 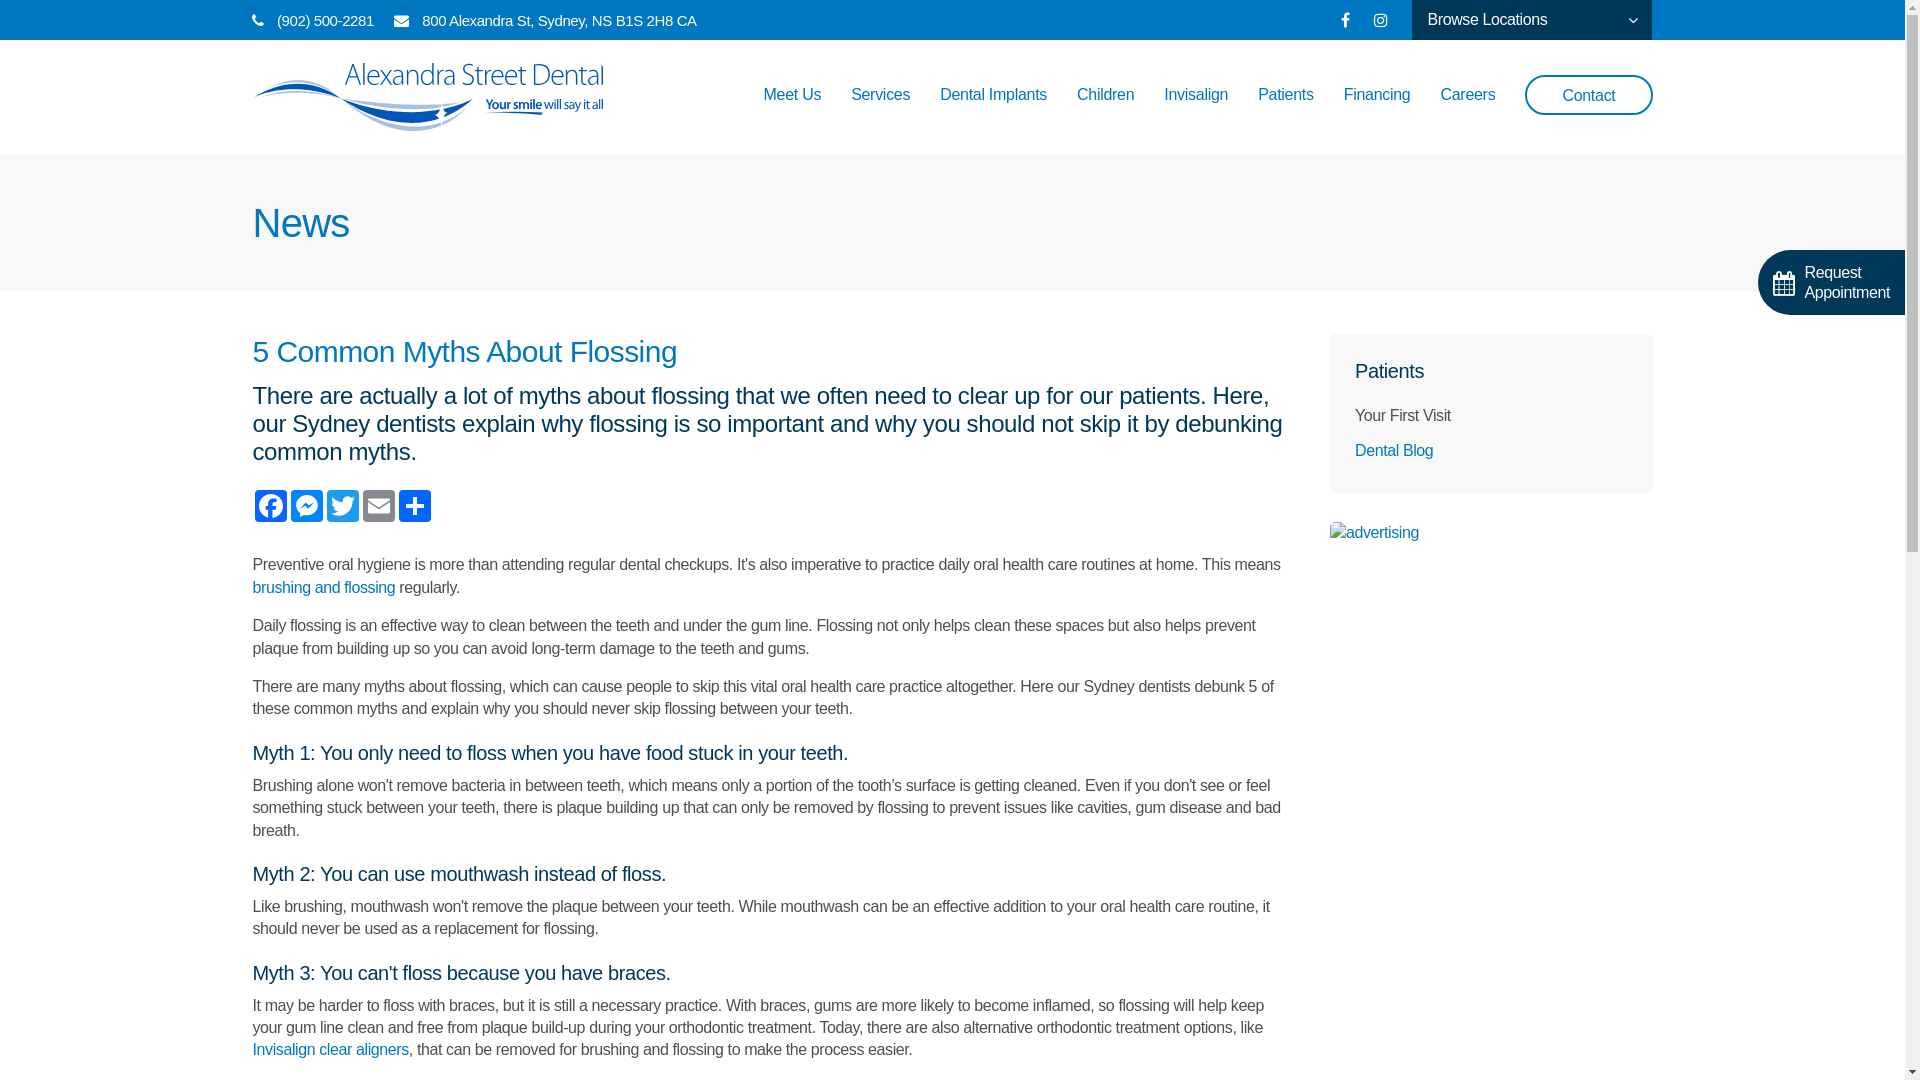 What do you see at coordinates (993, 115) in the screenshot?
I see `'Dental Implants'` at bounding box center [993, 115].